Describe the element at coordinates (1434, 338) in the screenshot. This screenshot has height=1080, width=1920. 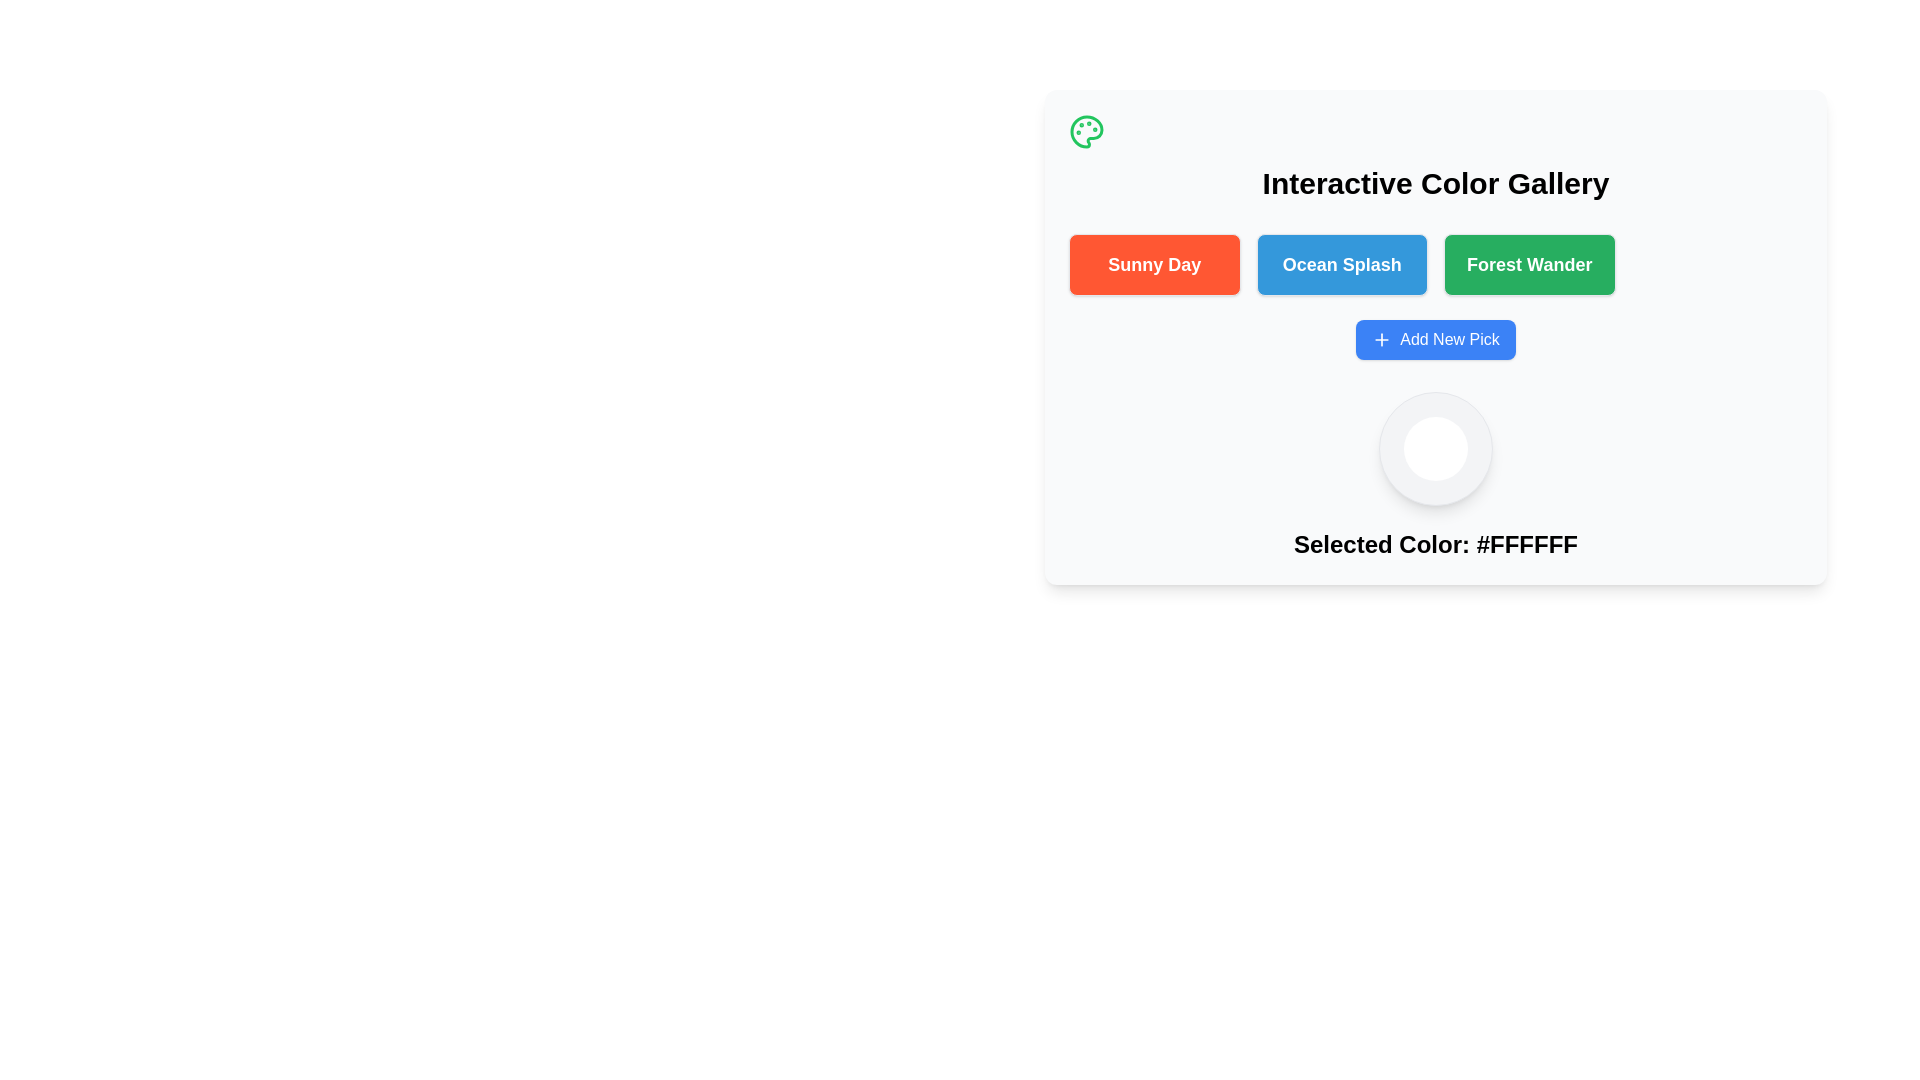
I see `the button used to add new items or options to the current interface, located below the colorful cards labeled 'Sunny Day', 'Ocean Splash', and 'Forest Wander'` at that location.